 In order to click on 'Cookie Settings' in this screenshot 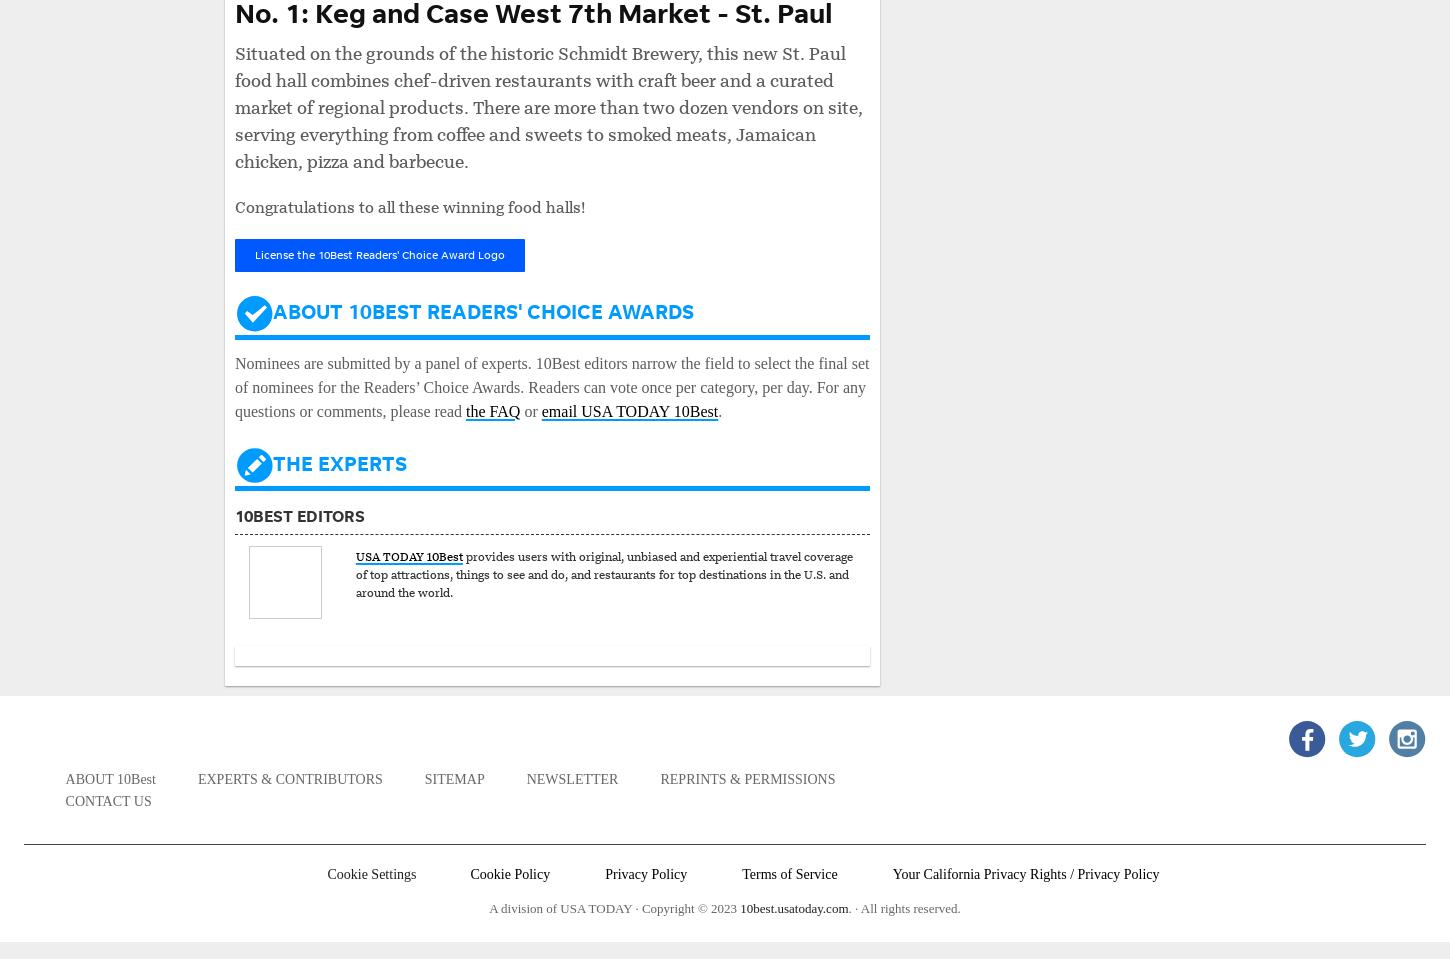, I will do `click(326, 872)`.